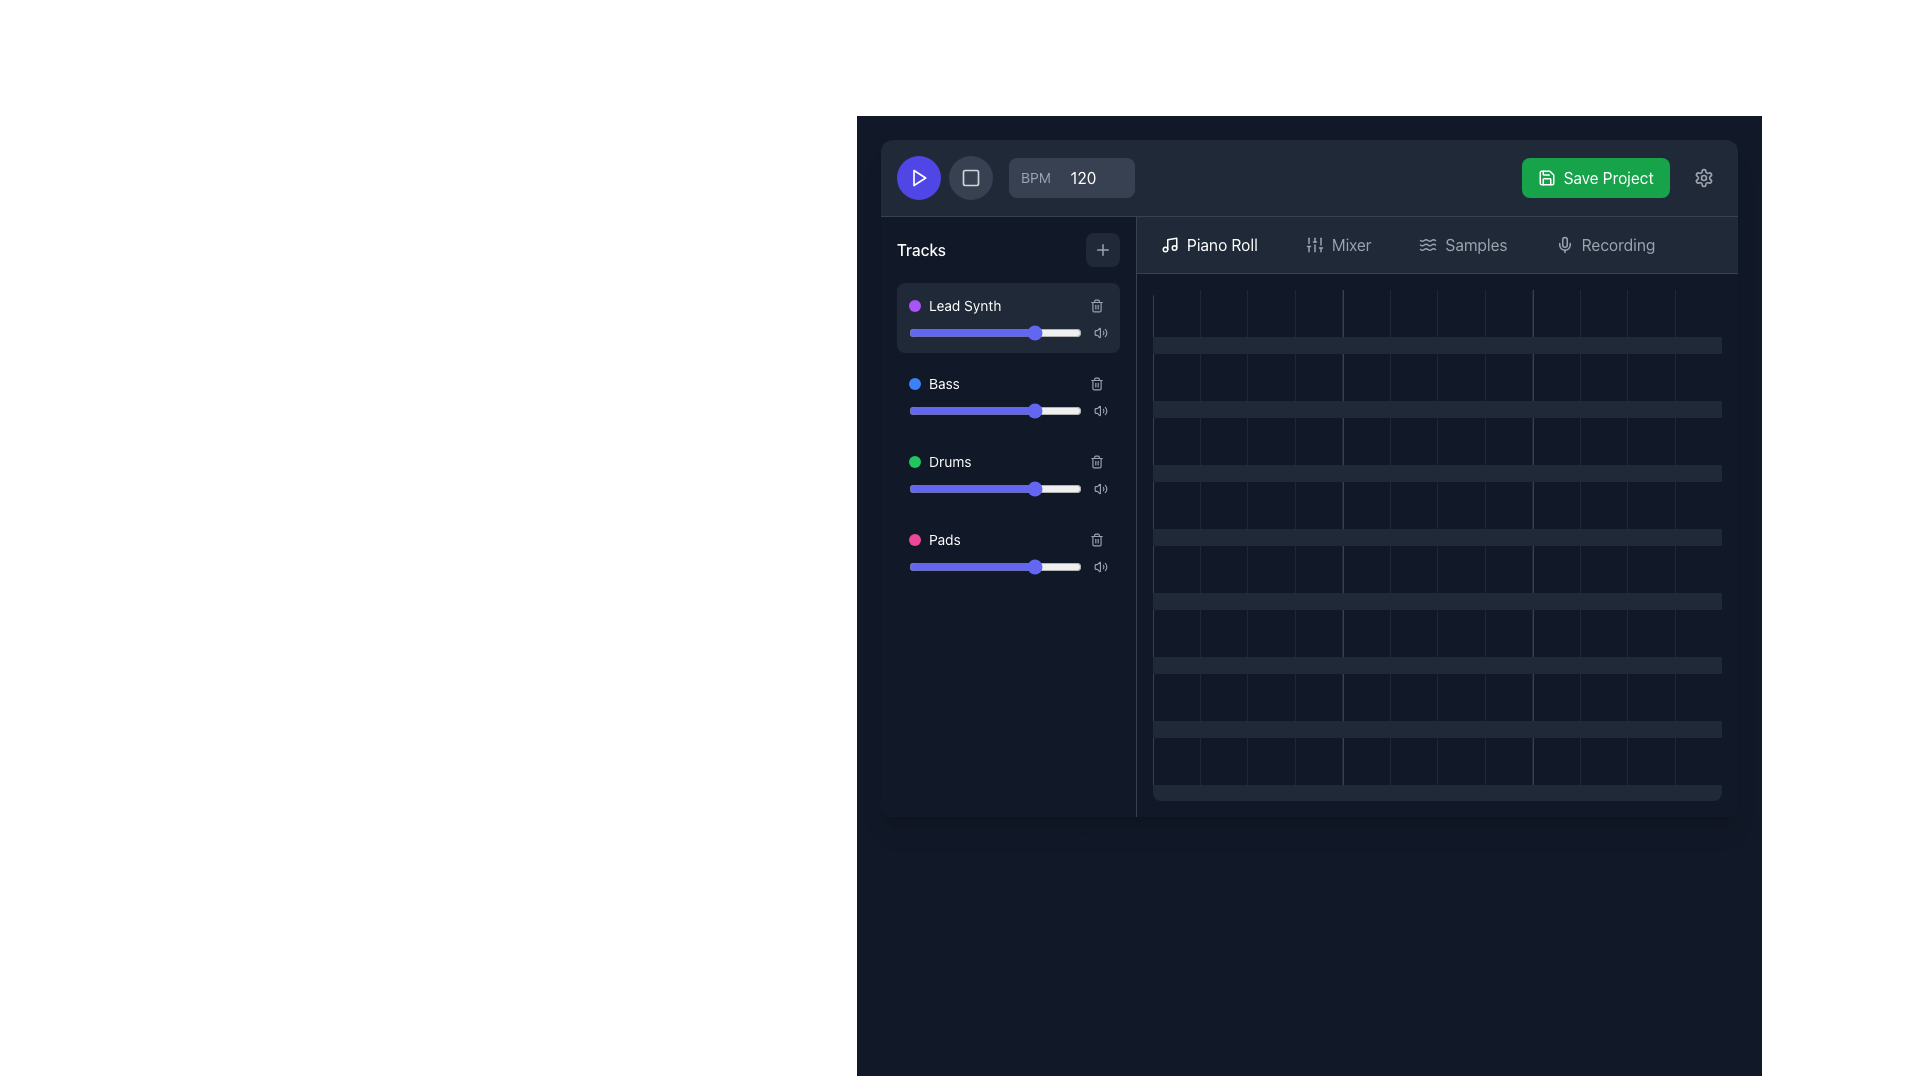  What do you see at coordinates (1603, 696) in the screenshot?
I see `the grid cell located in the 11th column of the 6th row, which has a dark gray background that lightens on hover` at bounding box center [1603, 696].